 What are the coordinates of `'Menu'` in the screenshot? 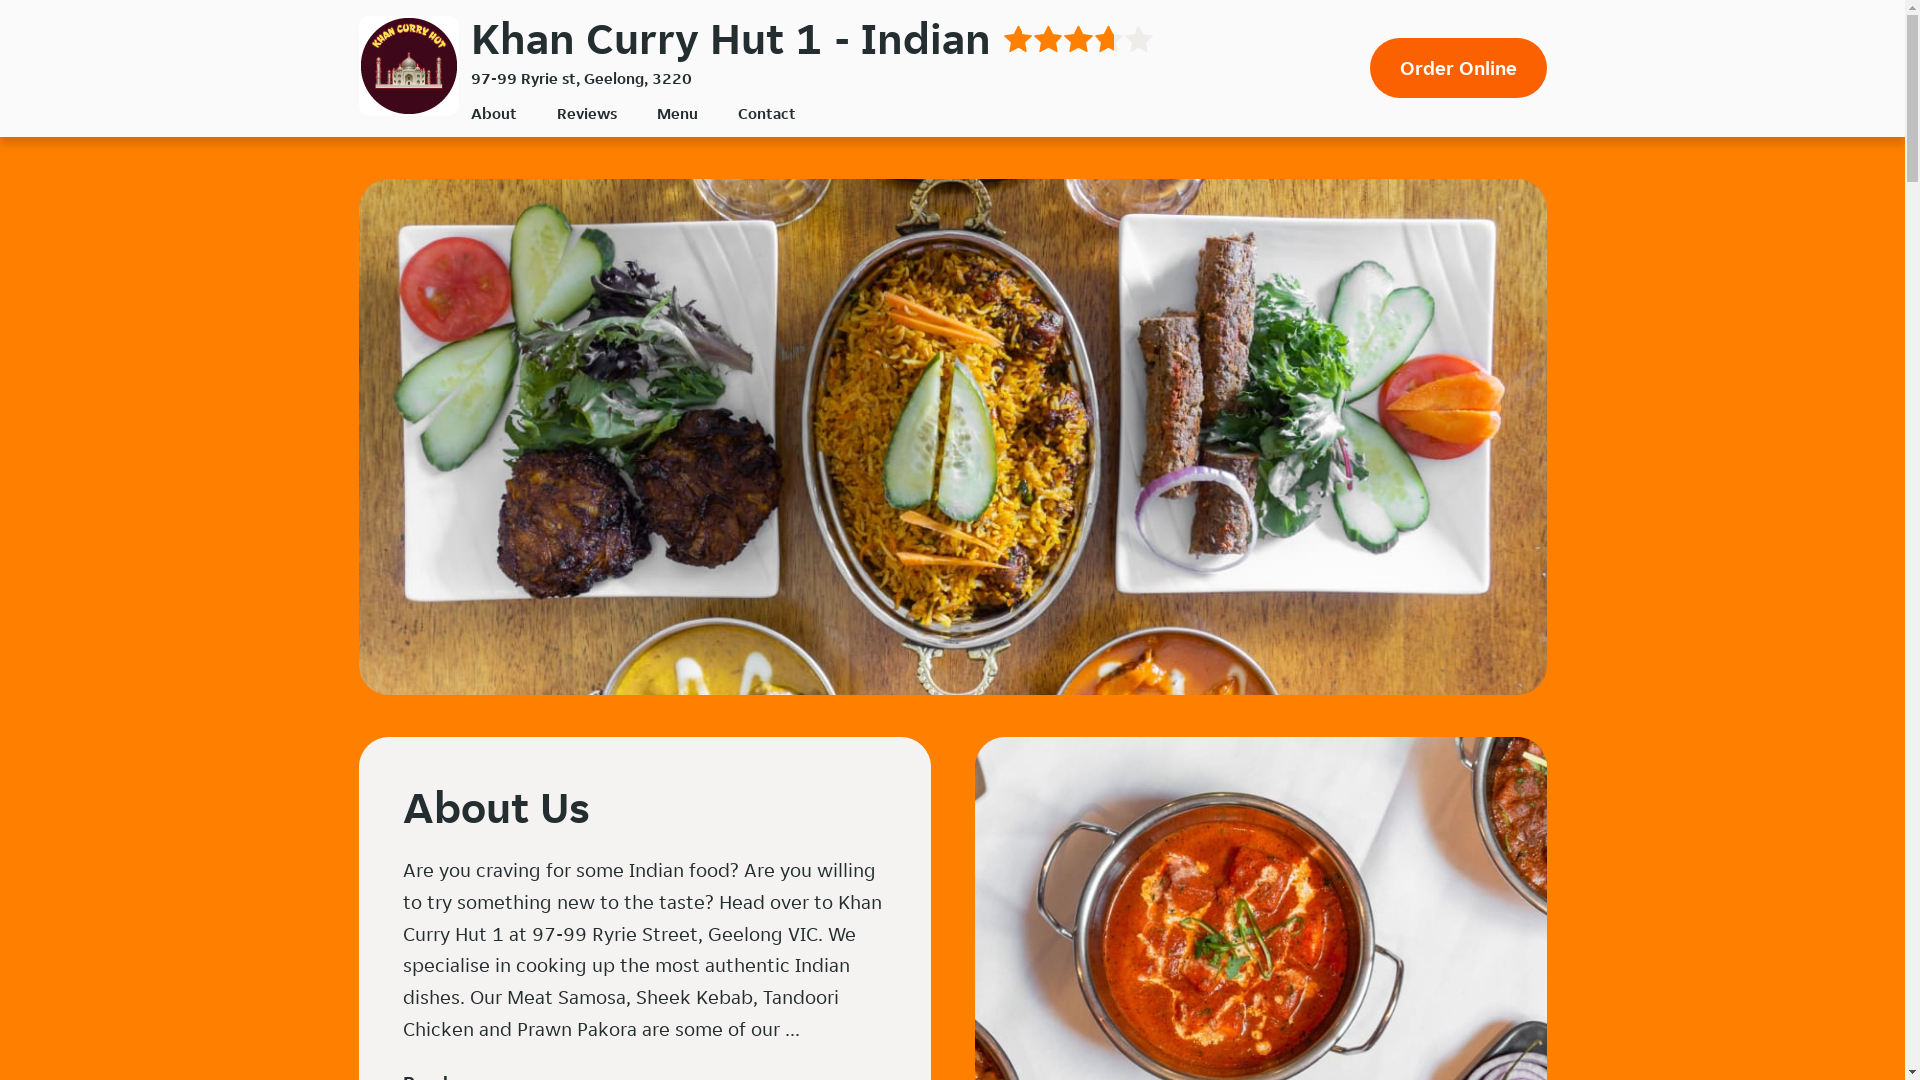 It's located at (676, 113).